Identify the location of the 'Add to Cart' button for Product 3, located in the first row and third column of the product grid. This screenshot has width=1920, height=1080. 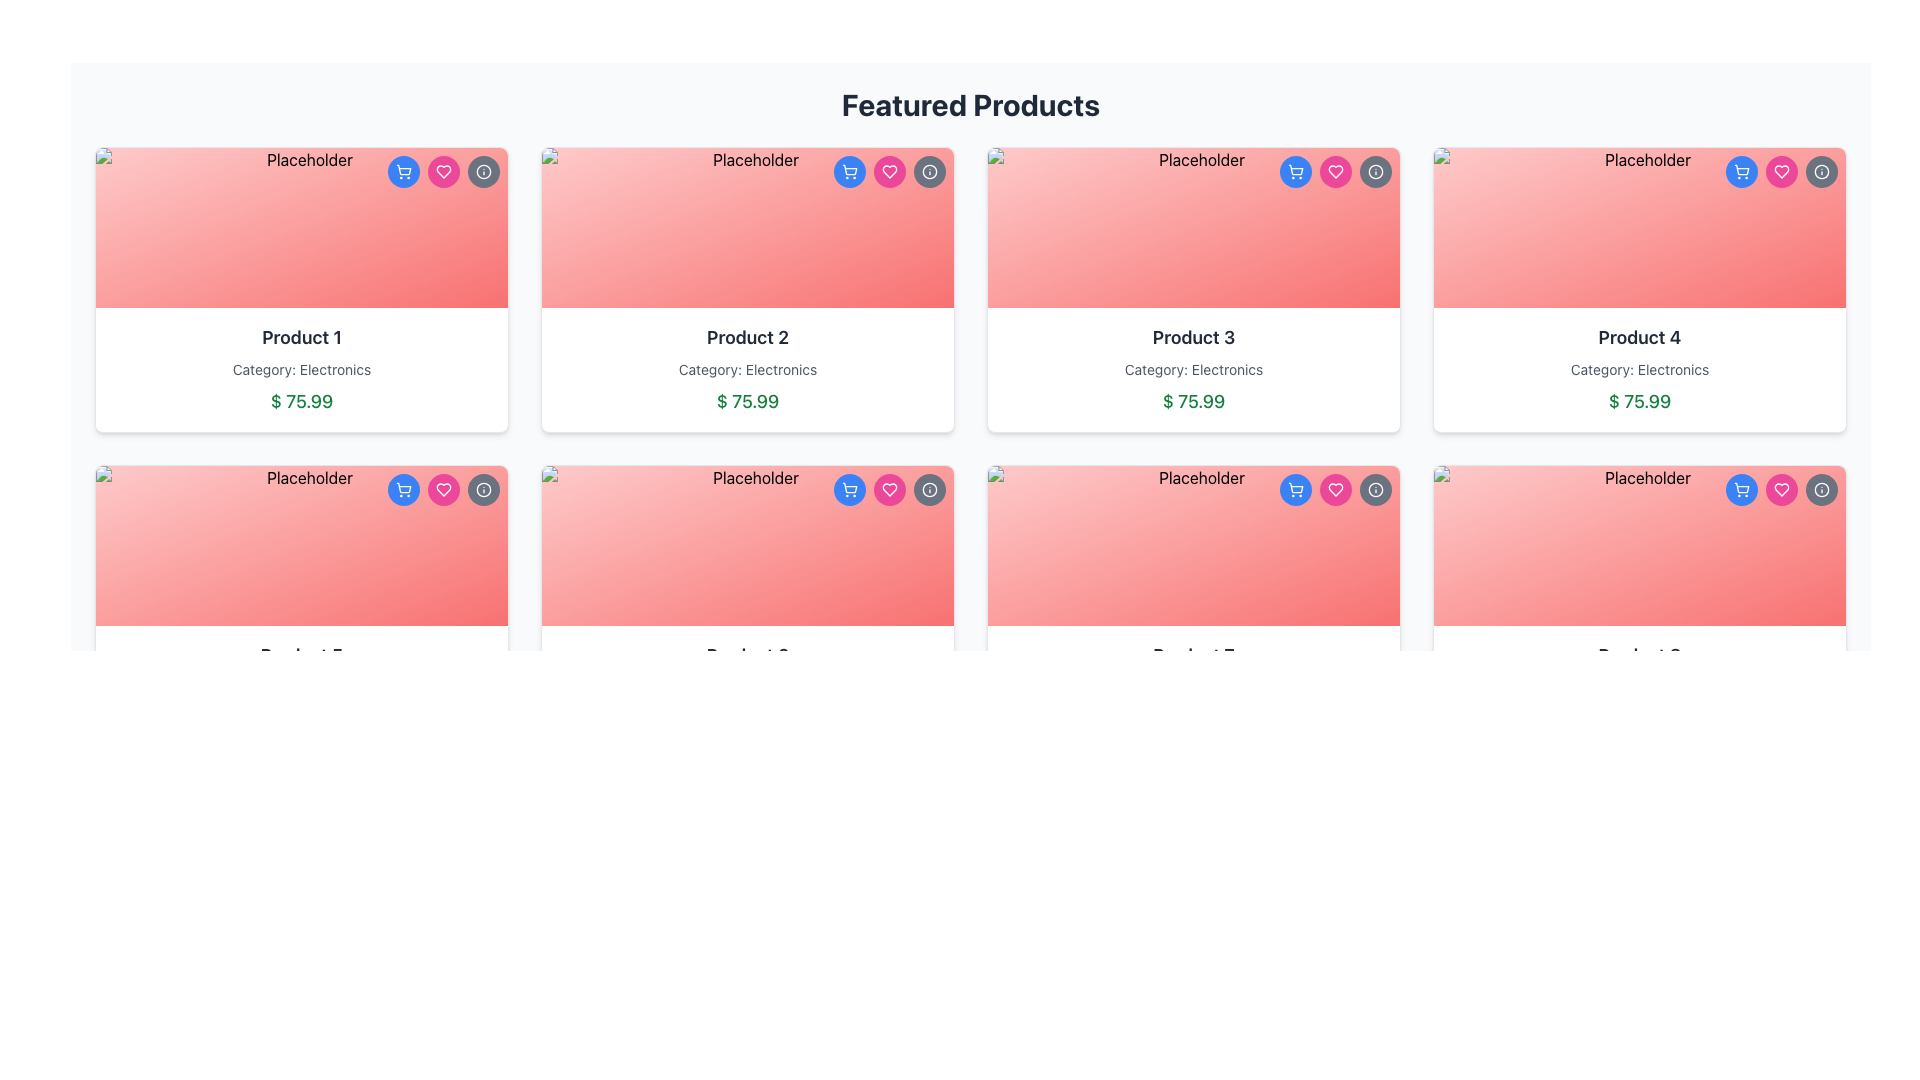
(1296, 171).